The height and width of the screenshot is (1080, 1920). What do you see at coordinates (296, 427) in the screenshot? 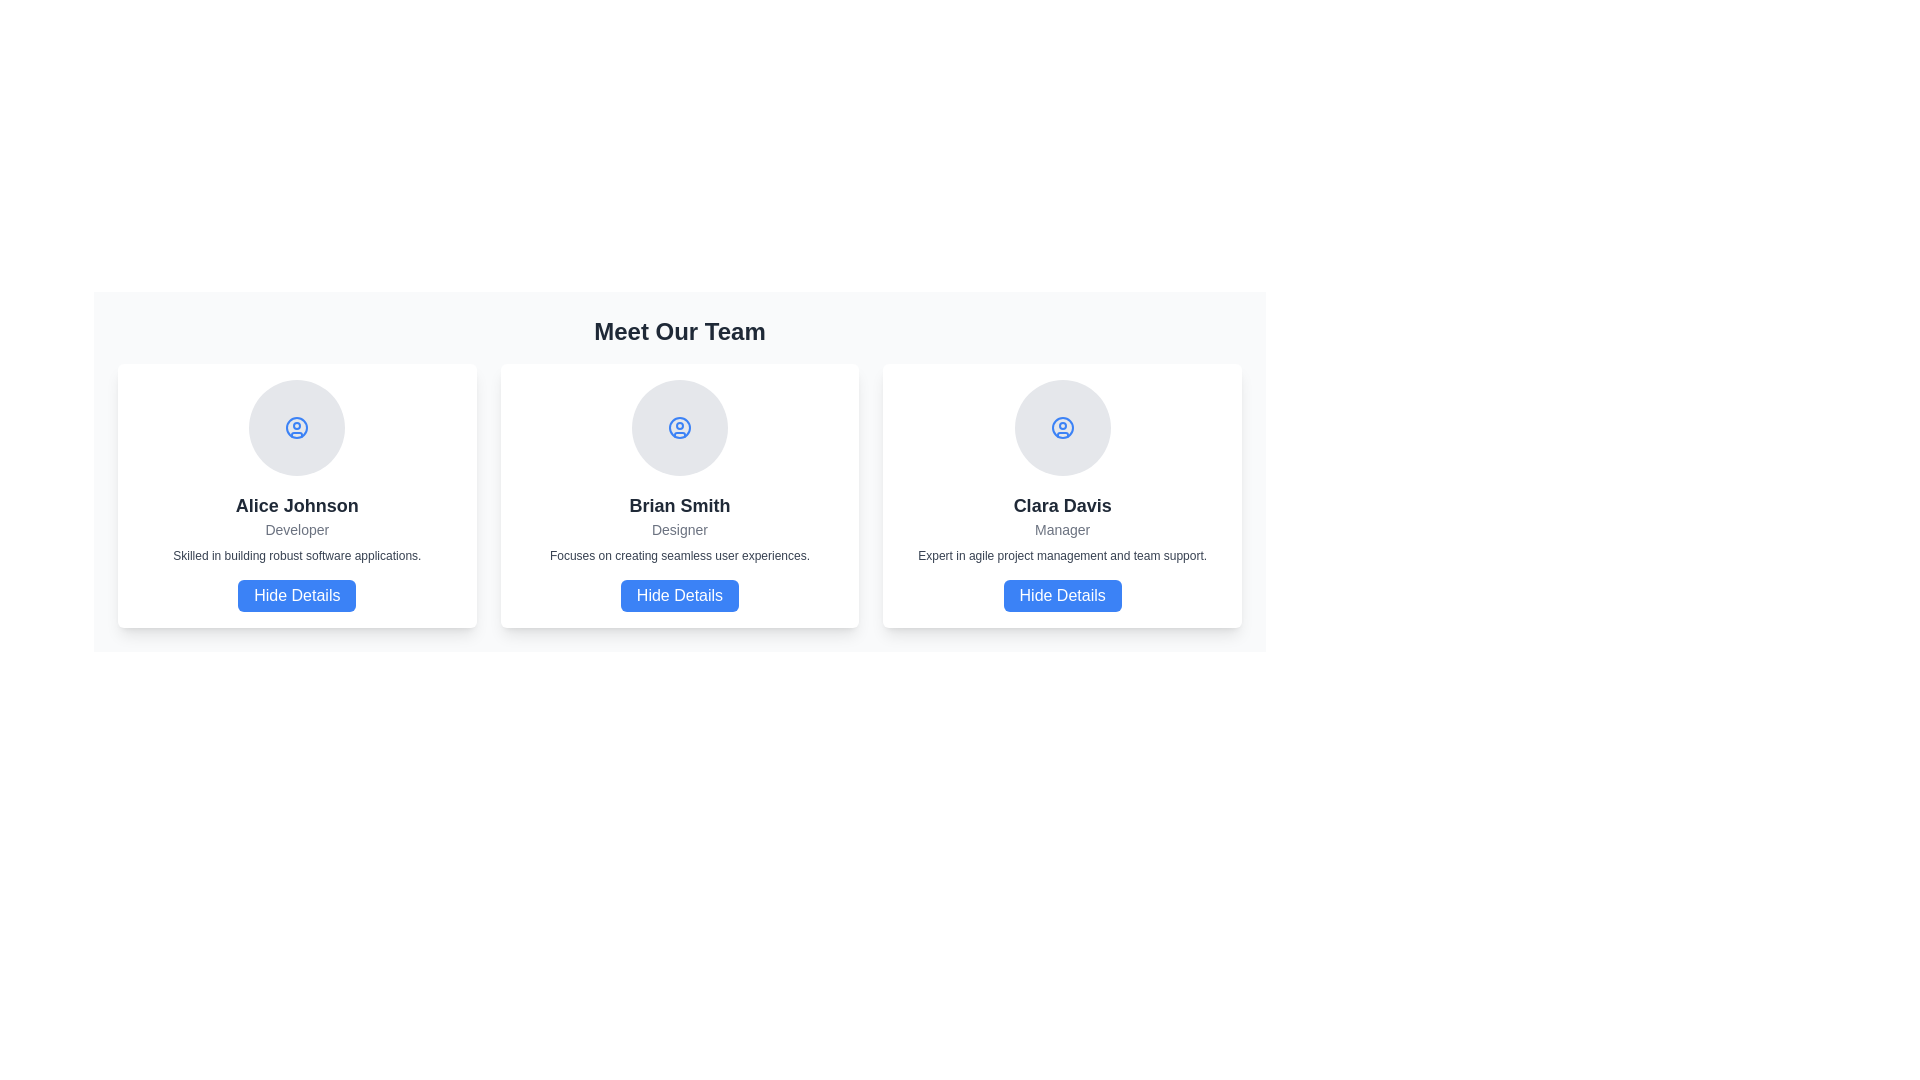
I see `the graphical icon representing Alice Johnson's profile, which is a circular outline within the profile image placeholder` at bounding box center [296, 427].